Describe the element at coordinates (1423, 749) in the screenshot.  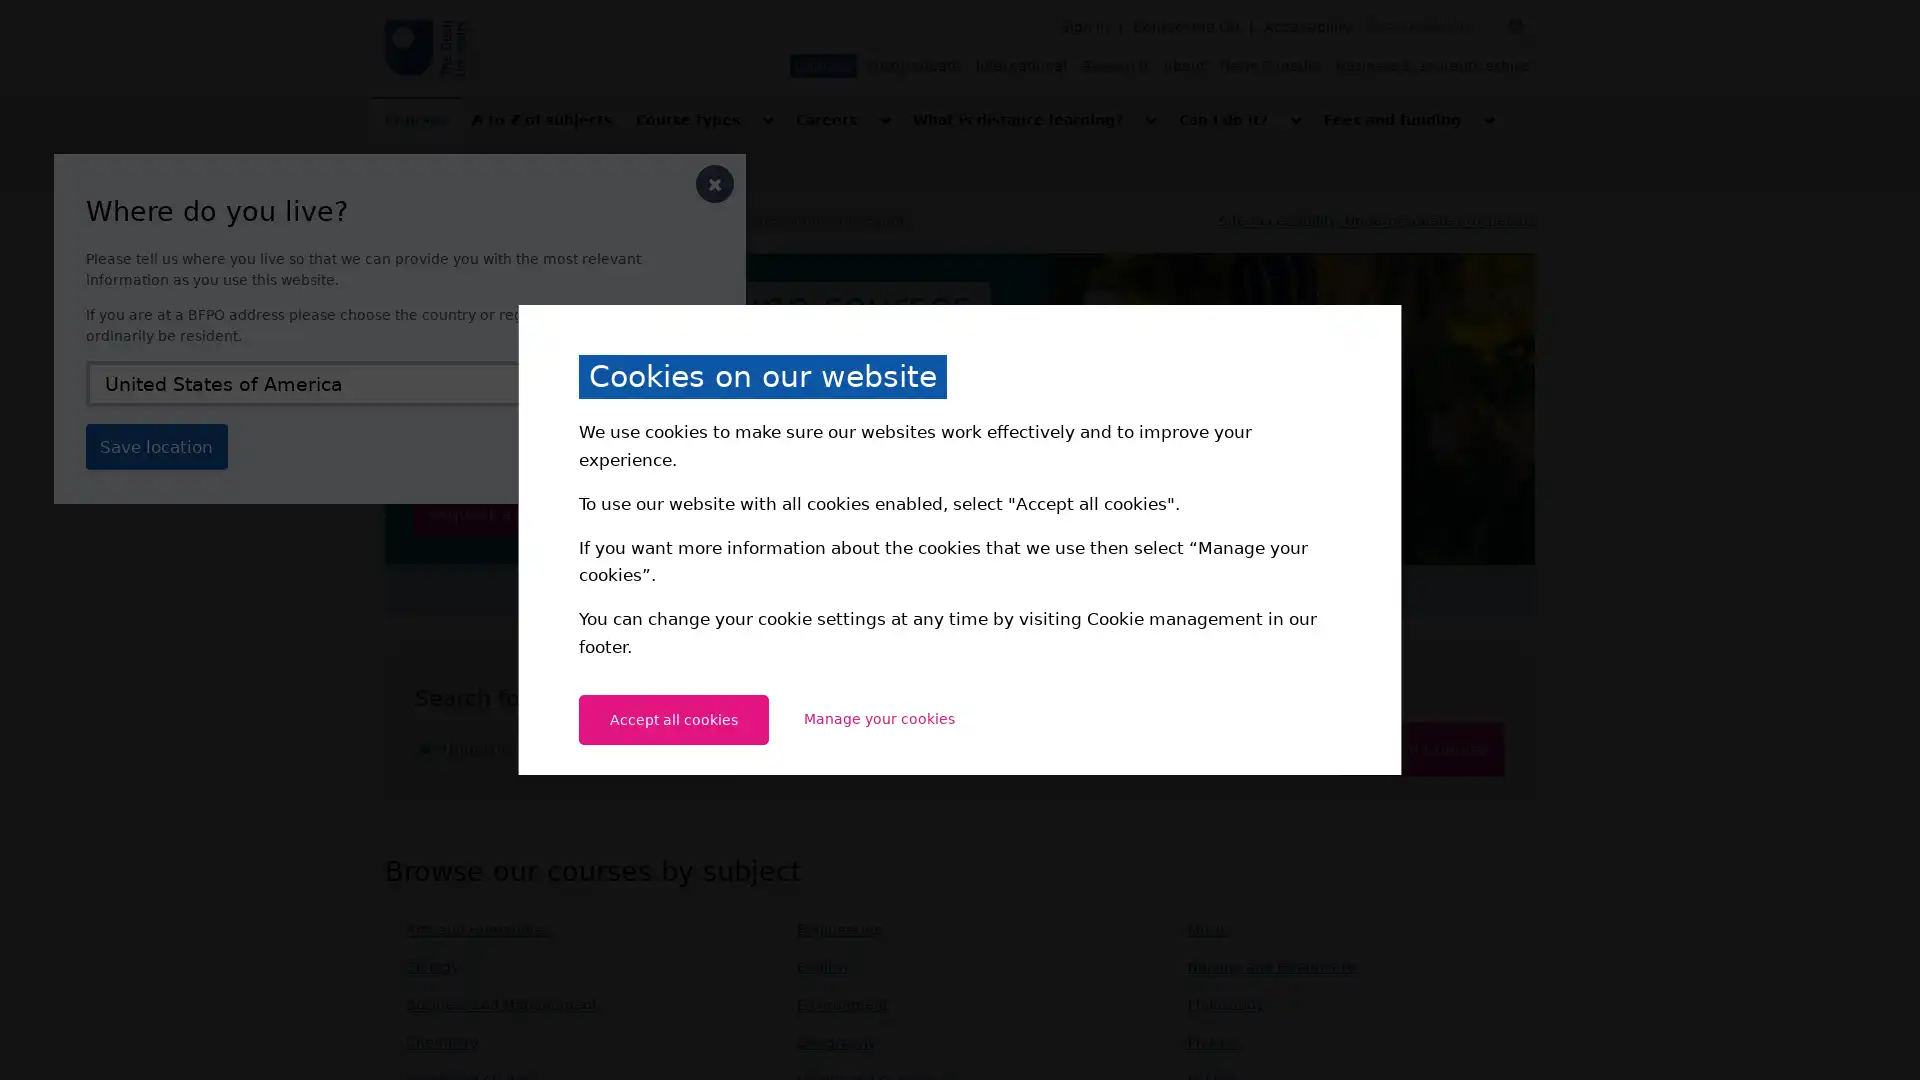
I see `Find courses` at that location.